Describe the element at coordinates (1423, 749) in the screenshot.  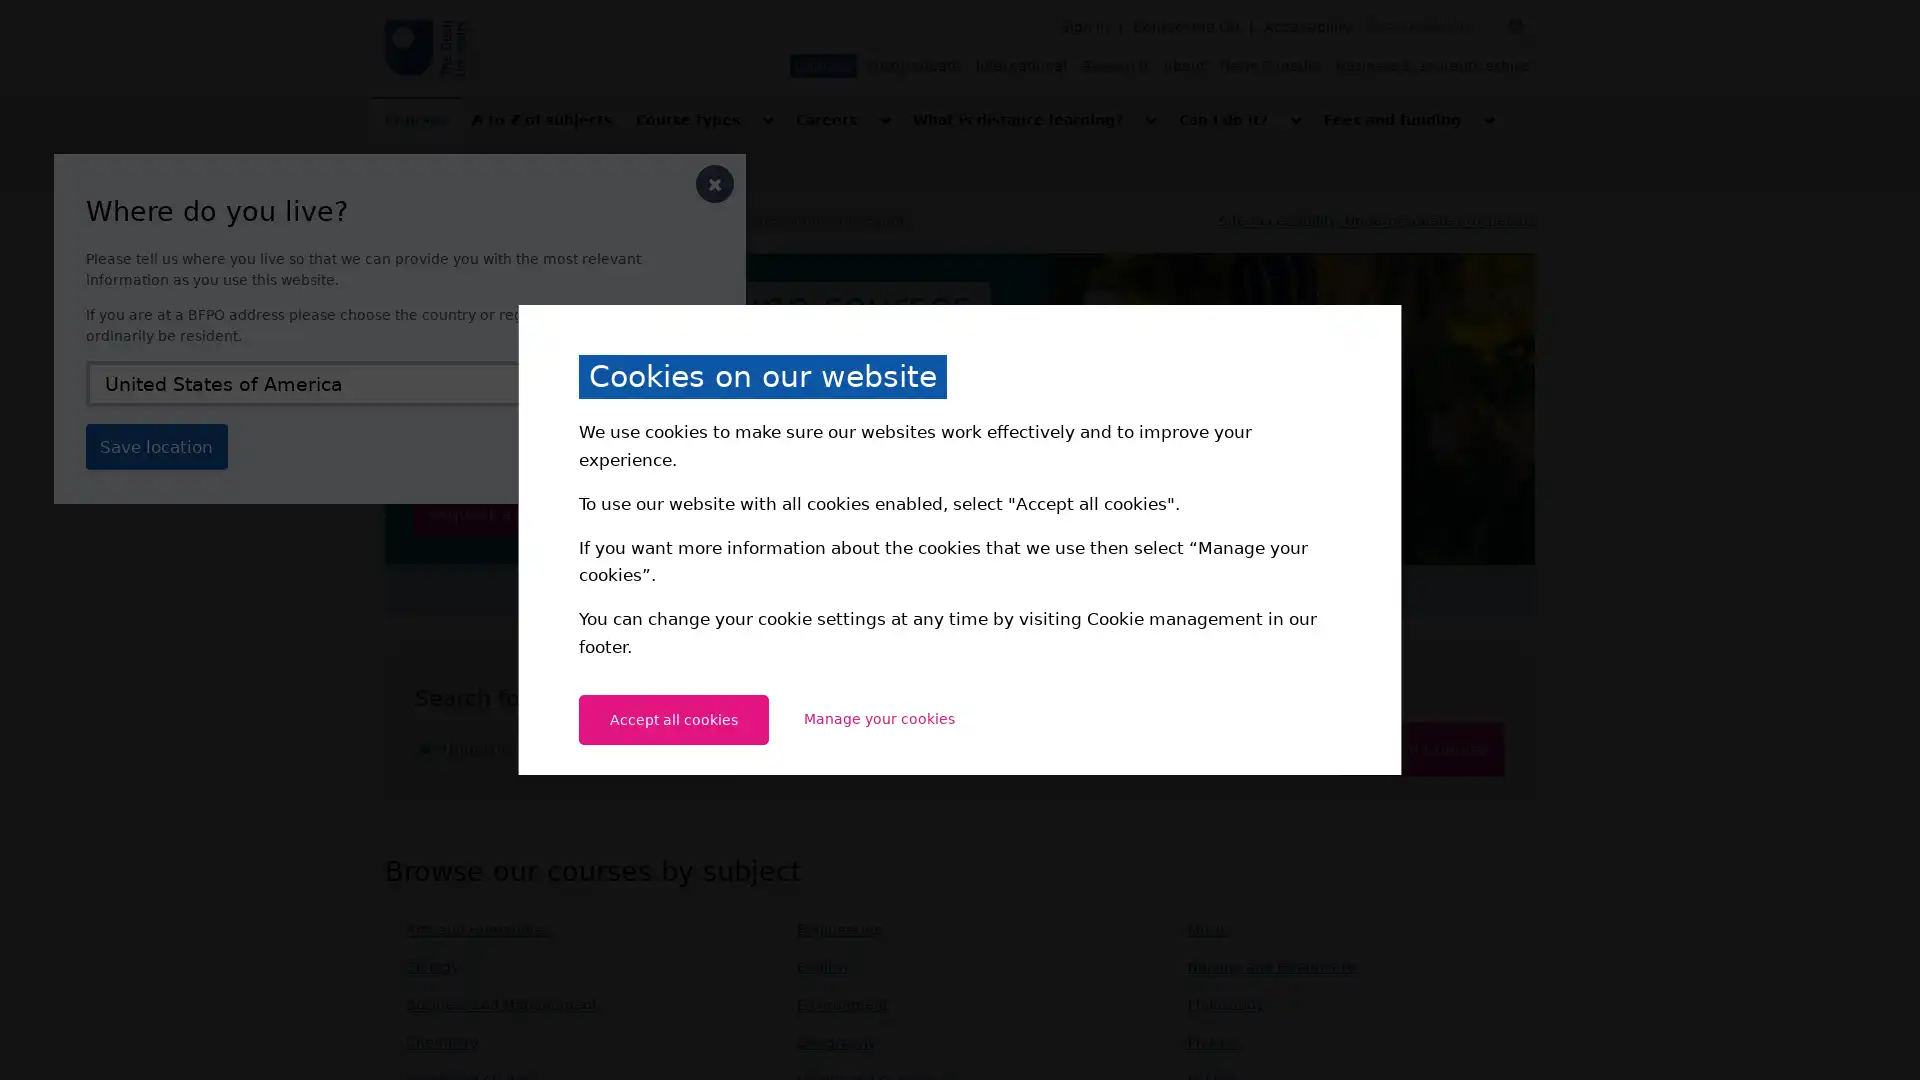
I see `Find courses` at that location.